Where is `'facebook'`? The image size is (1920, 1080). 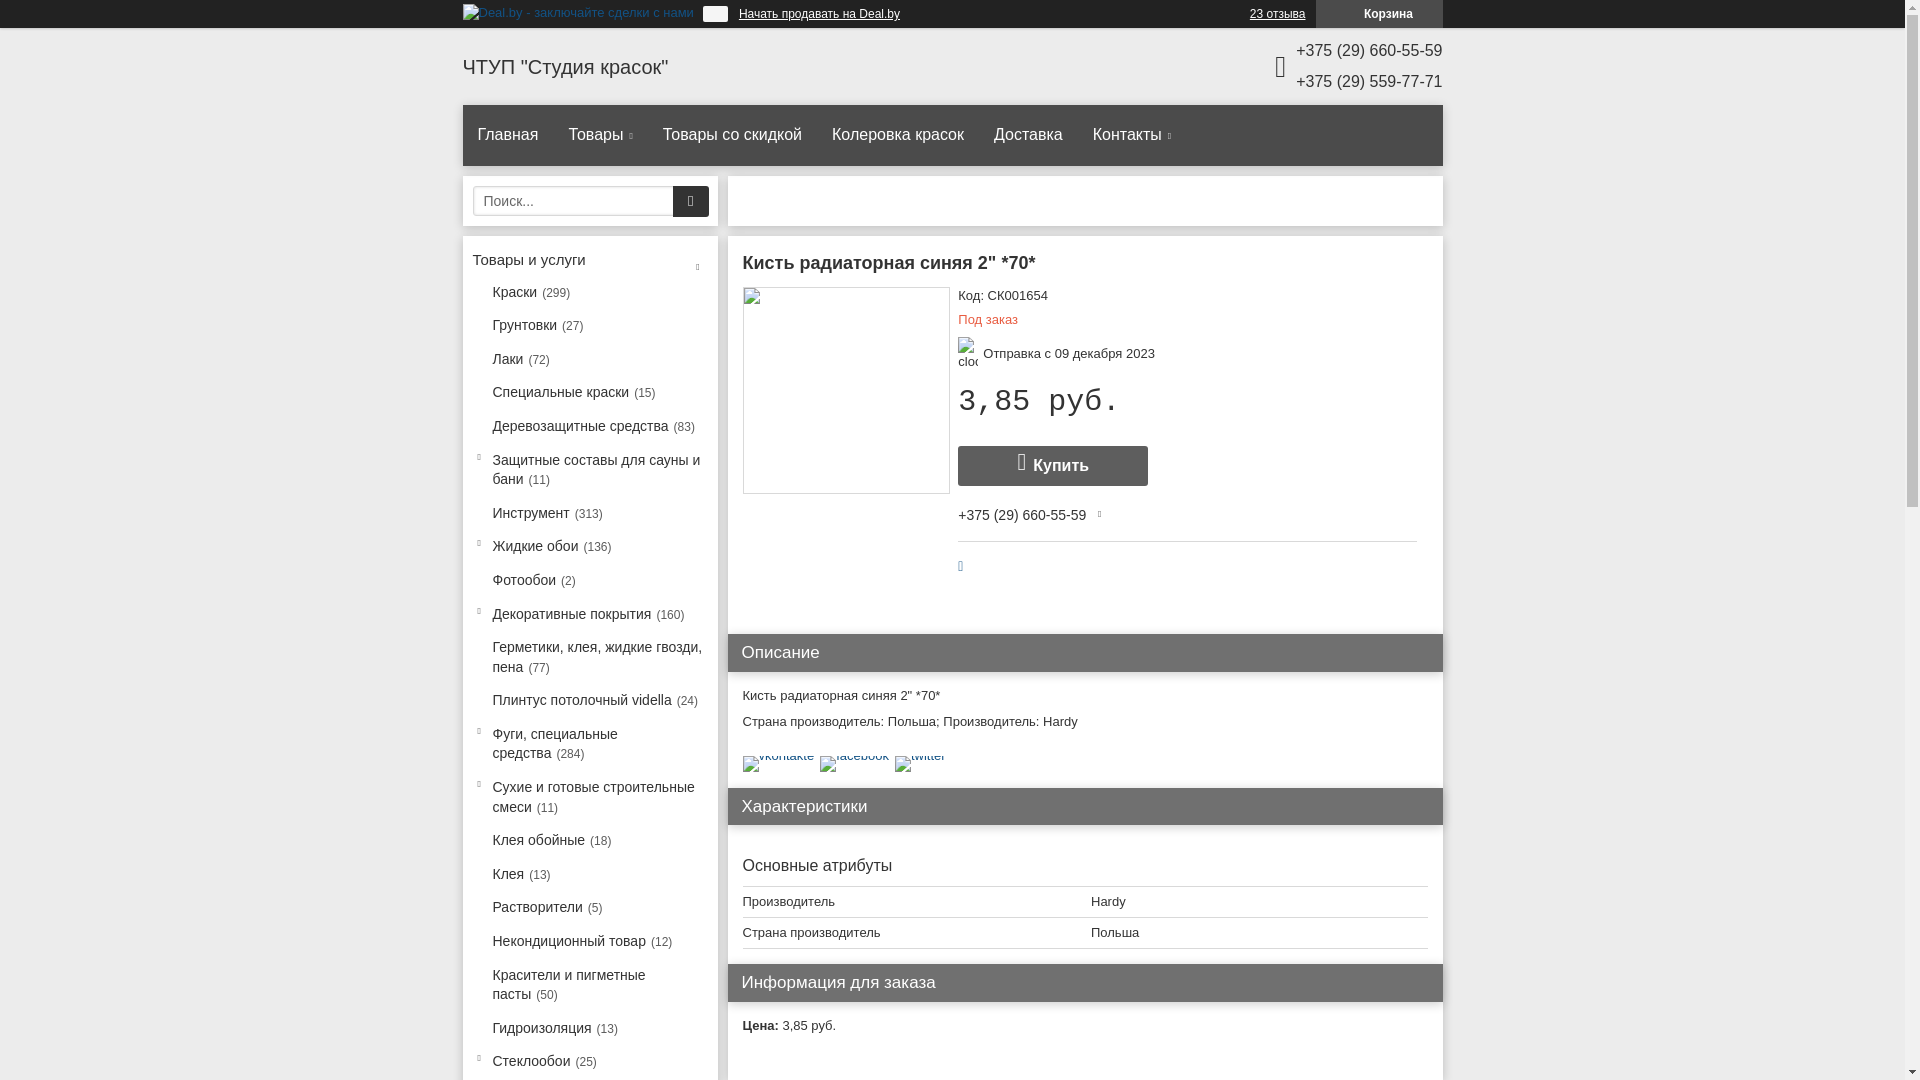
'facebook' is located at coordinates (820, 755).